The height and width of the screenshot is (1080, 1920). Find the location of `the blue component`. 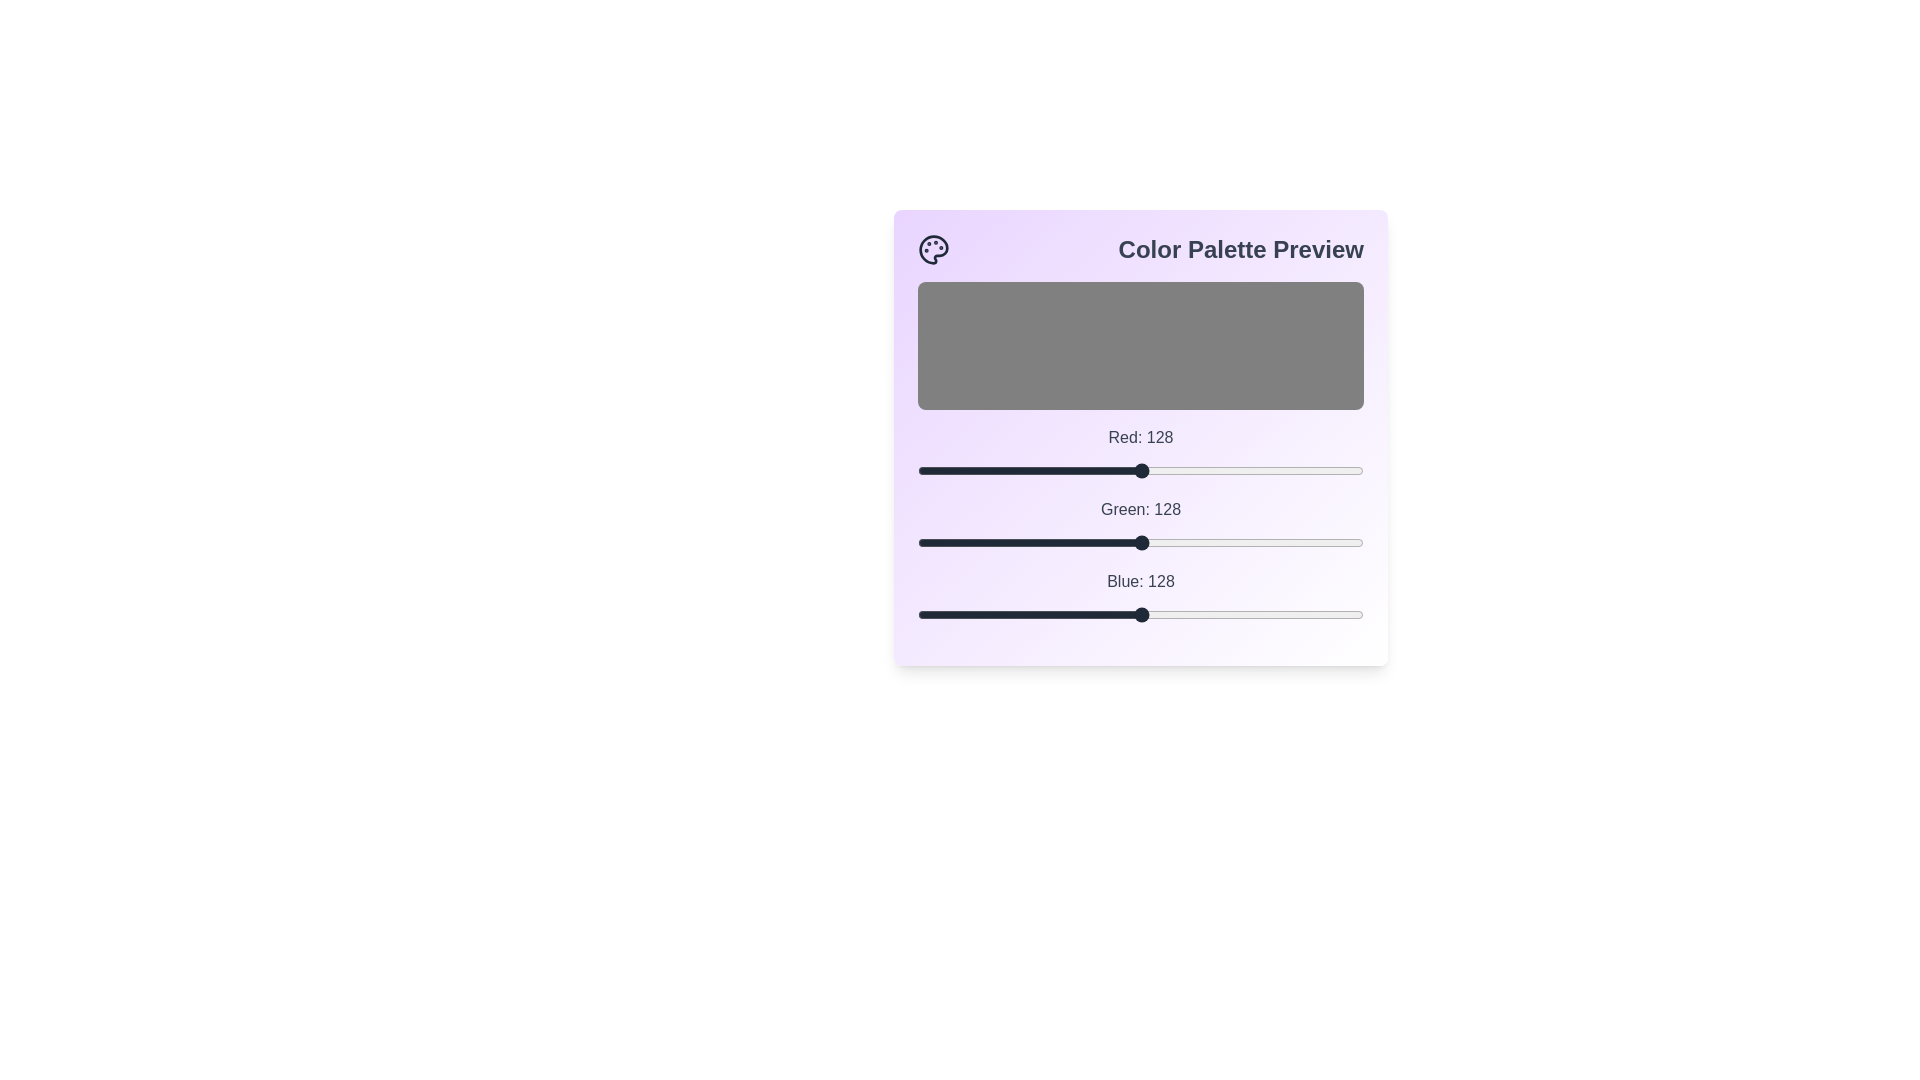

the blue component is located at coordinates (1325, 613).